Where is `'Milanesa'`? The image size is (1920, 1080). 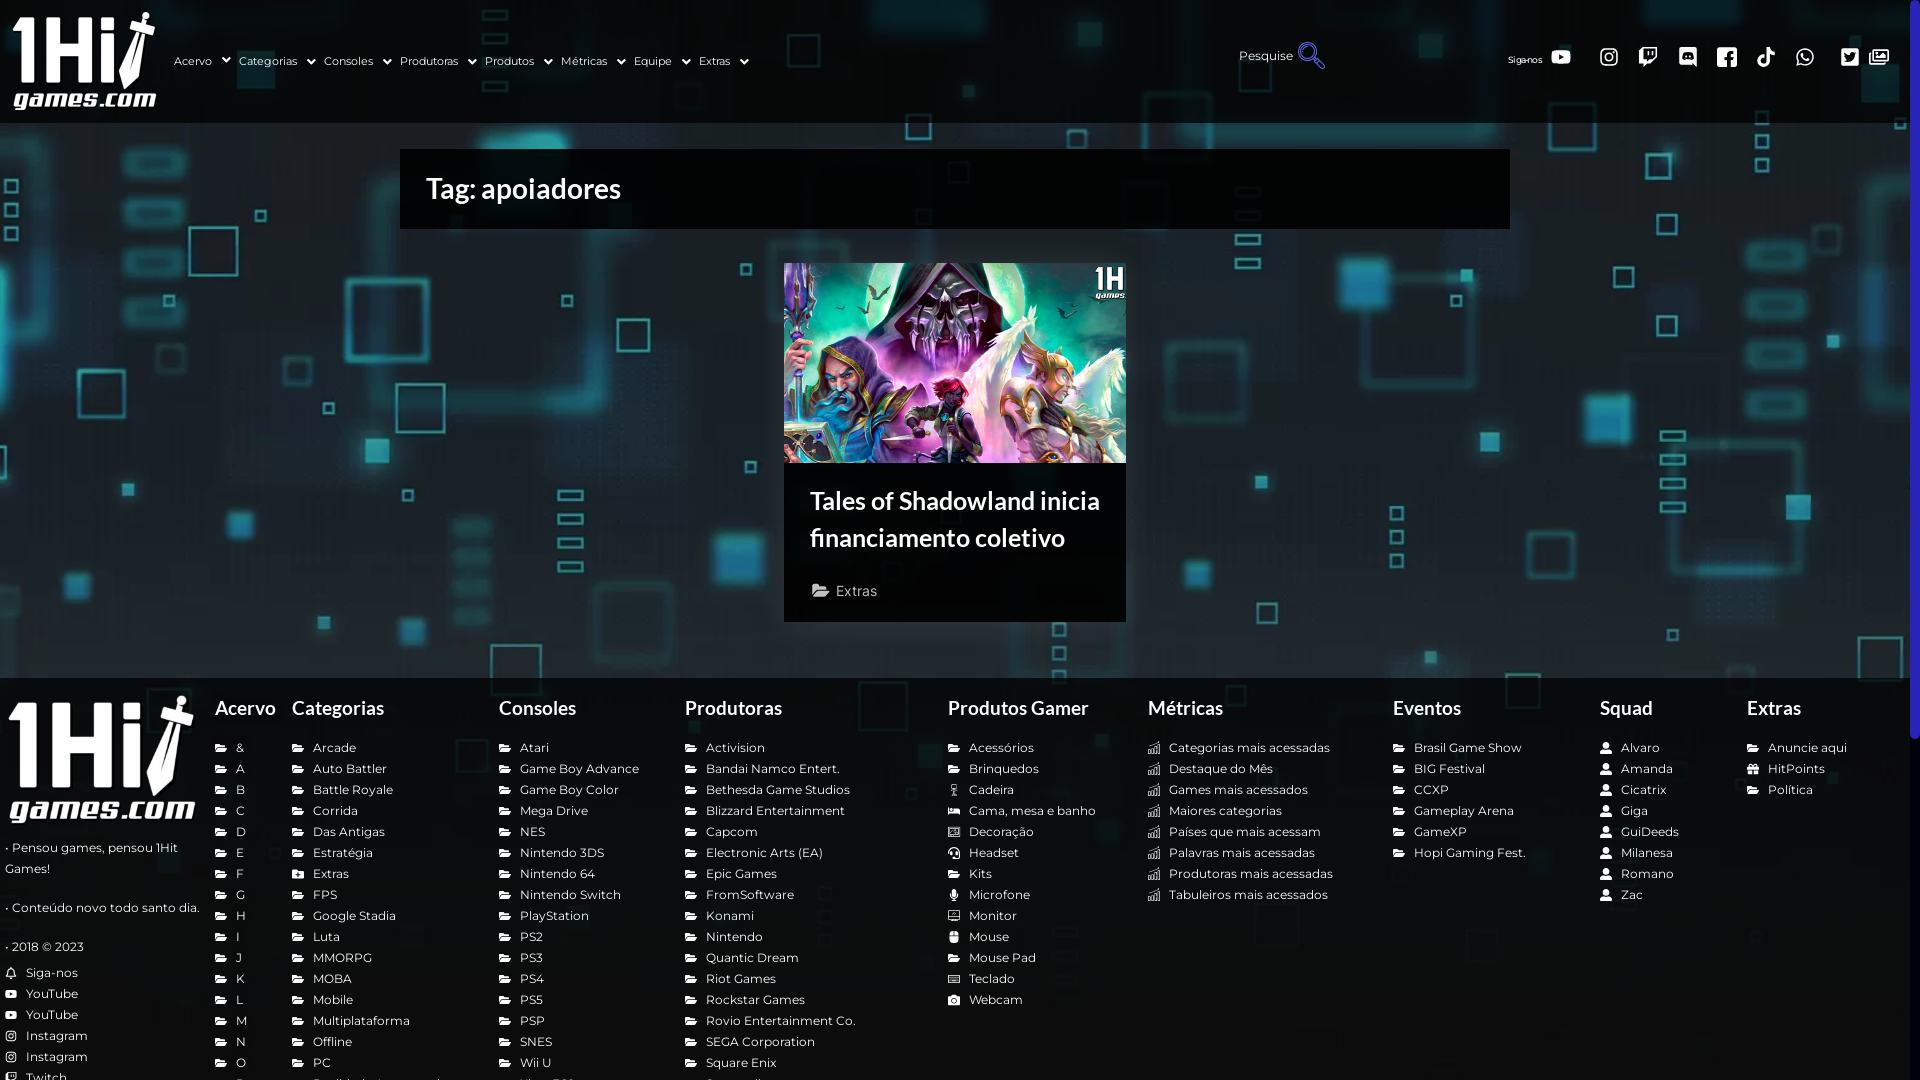
'Milanesa' is located at coordinates (1663, 852).